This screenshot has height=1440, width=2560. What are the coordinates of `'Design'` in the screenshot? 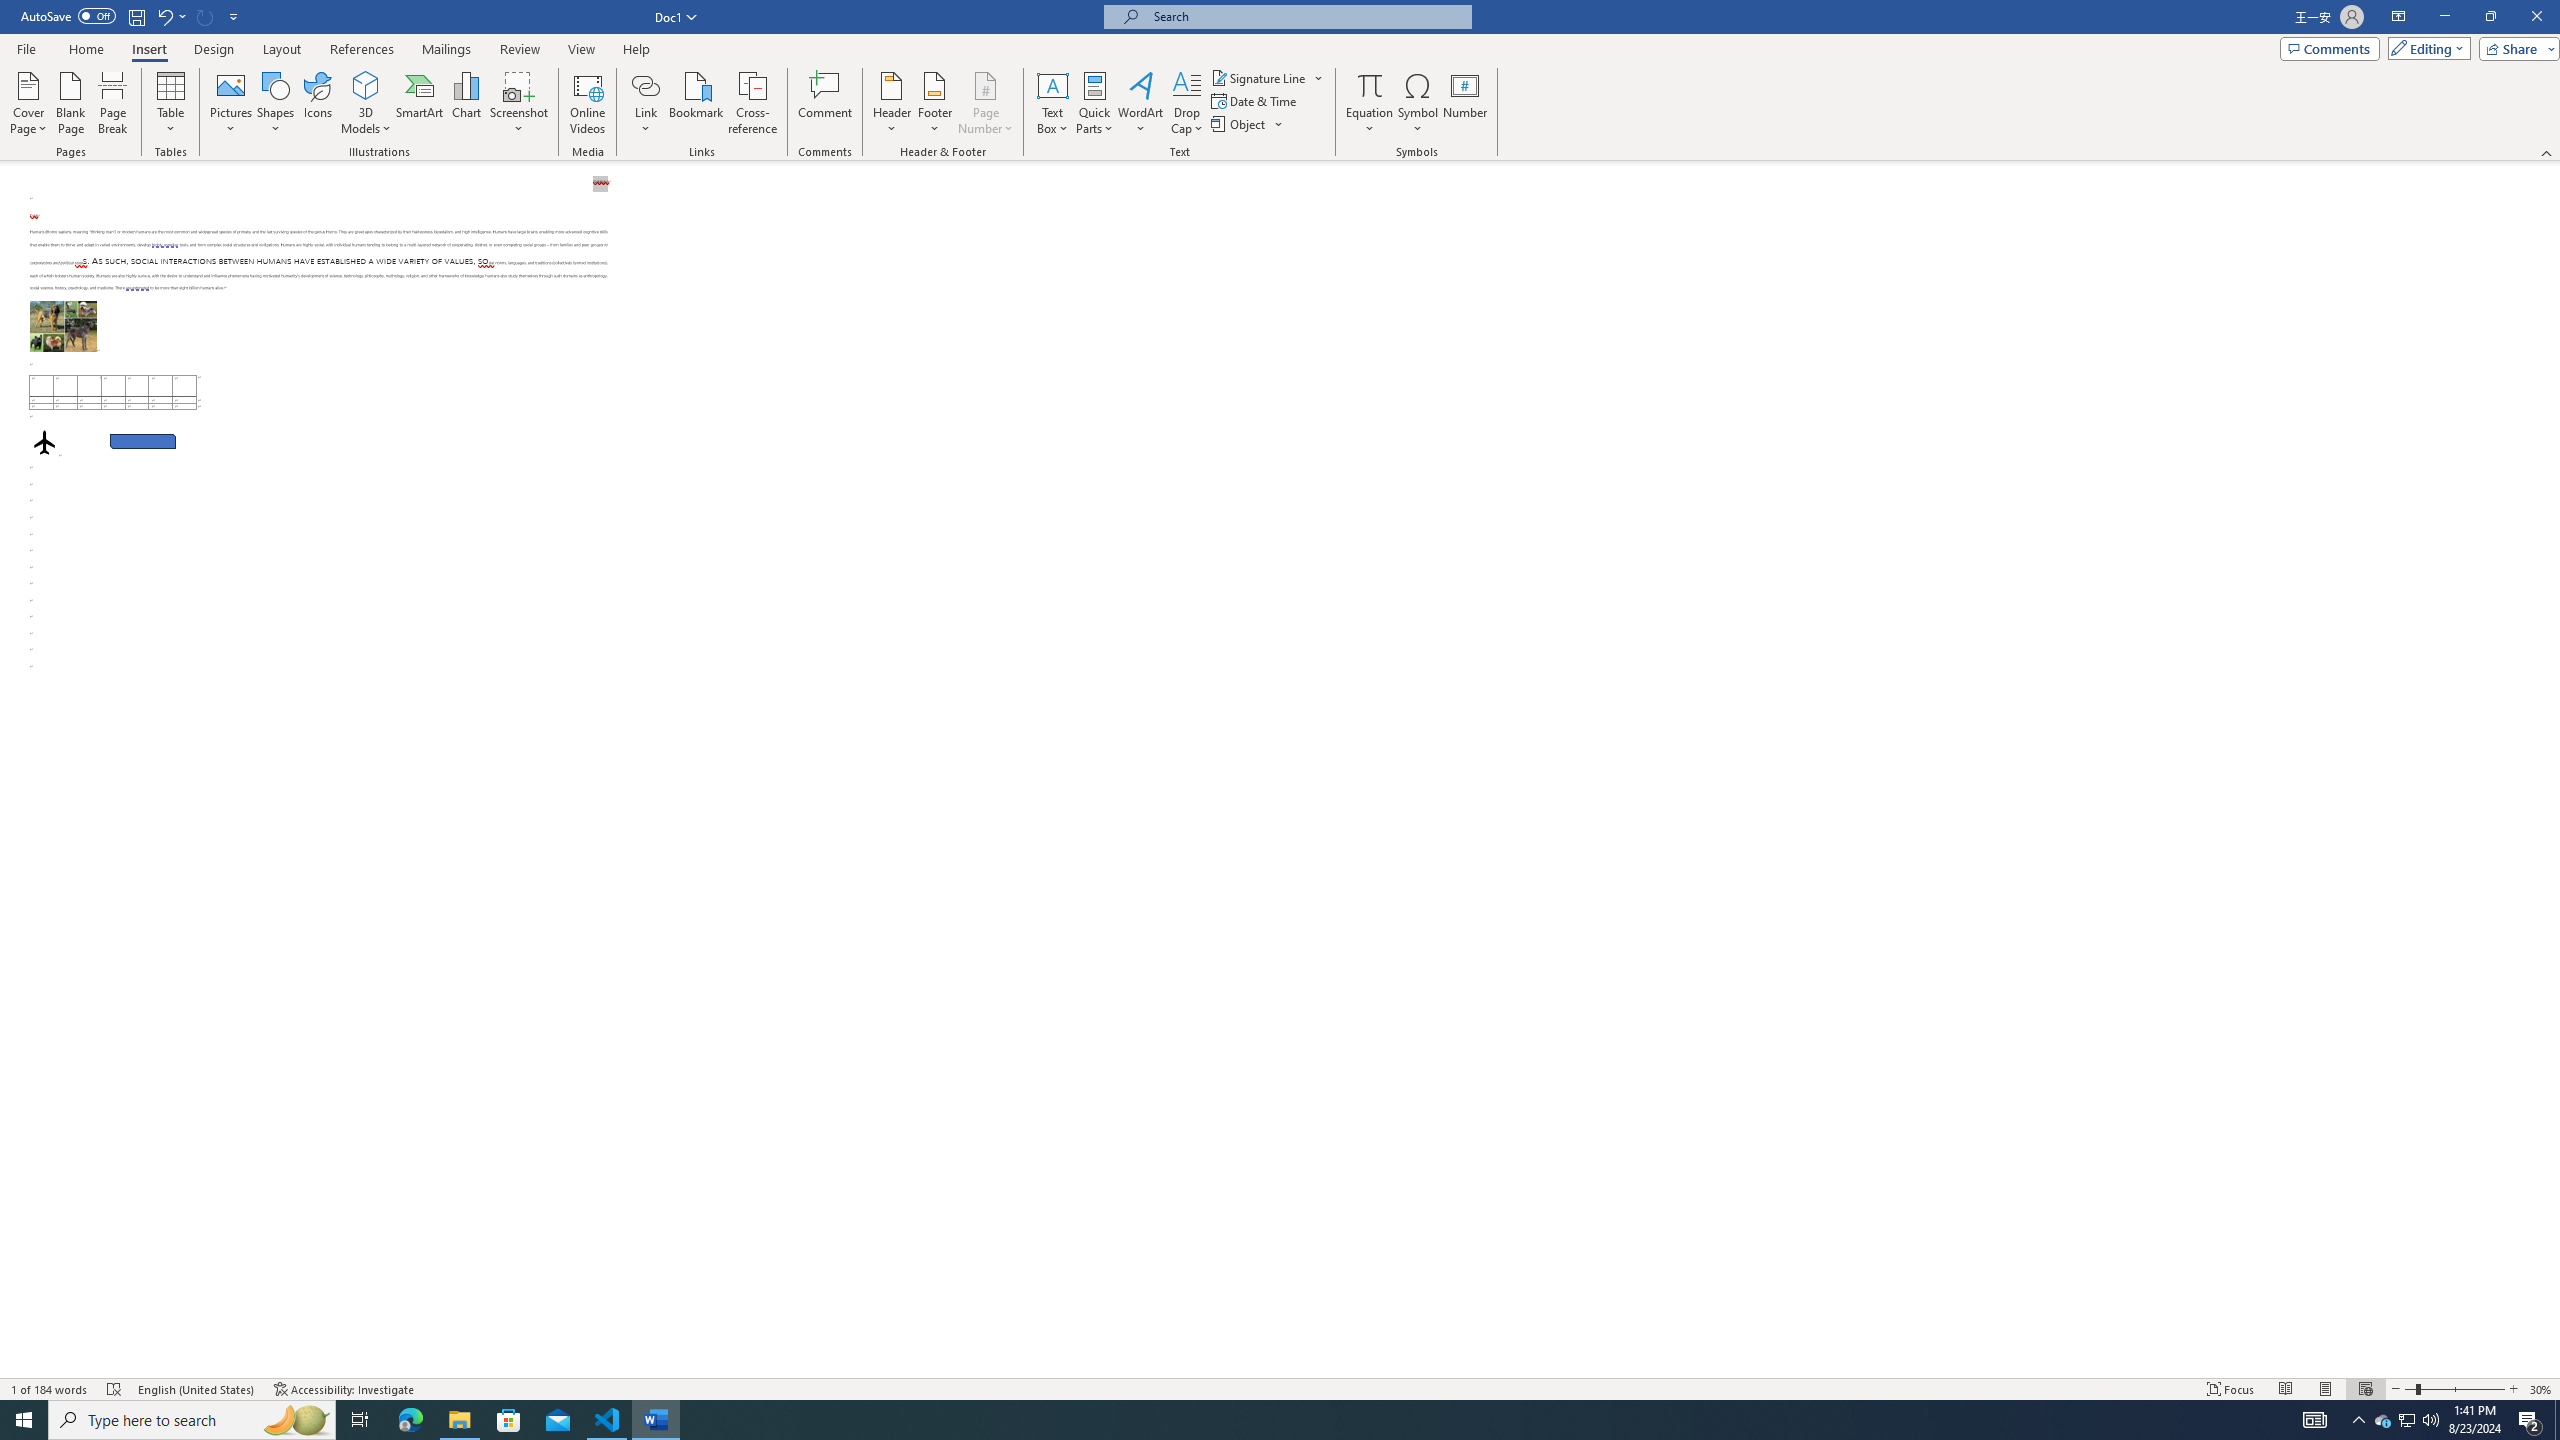 It's located at (215, 49).